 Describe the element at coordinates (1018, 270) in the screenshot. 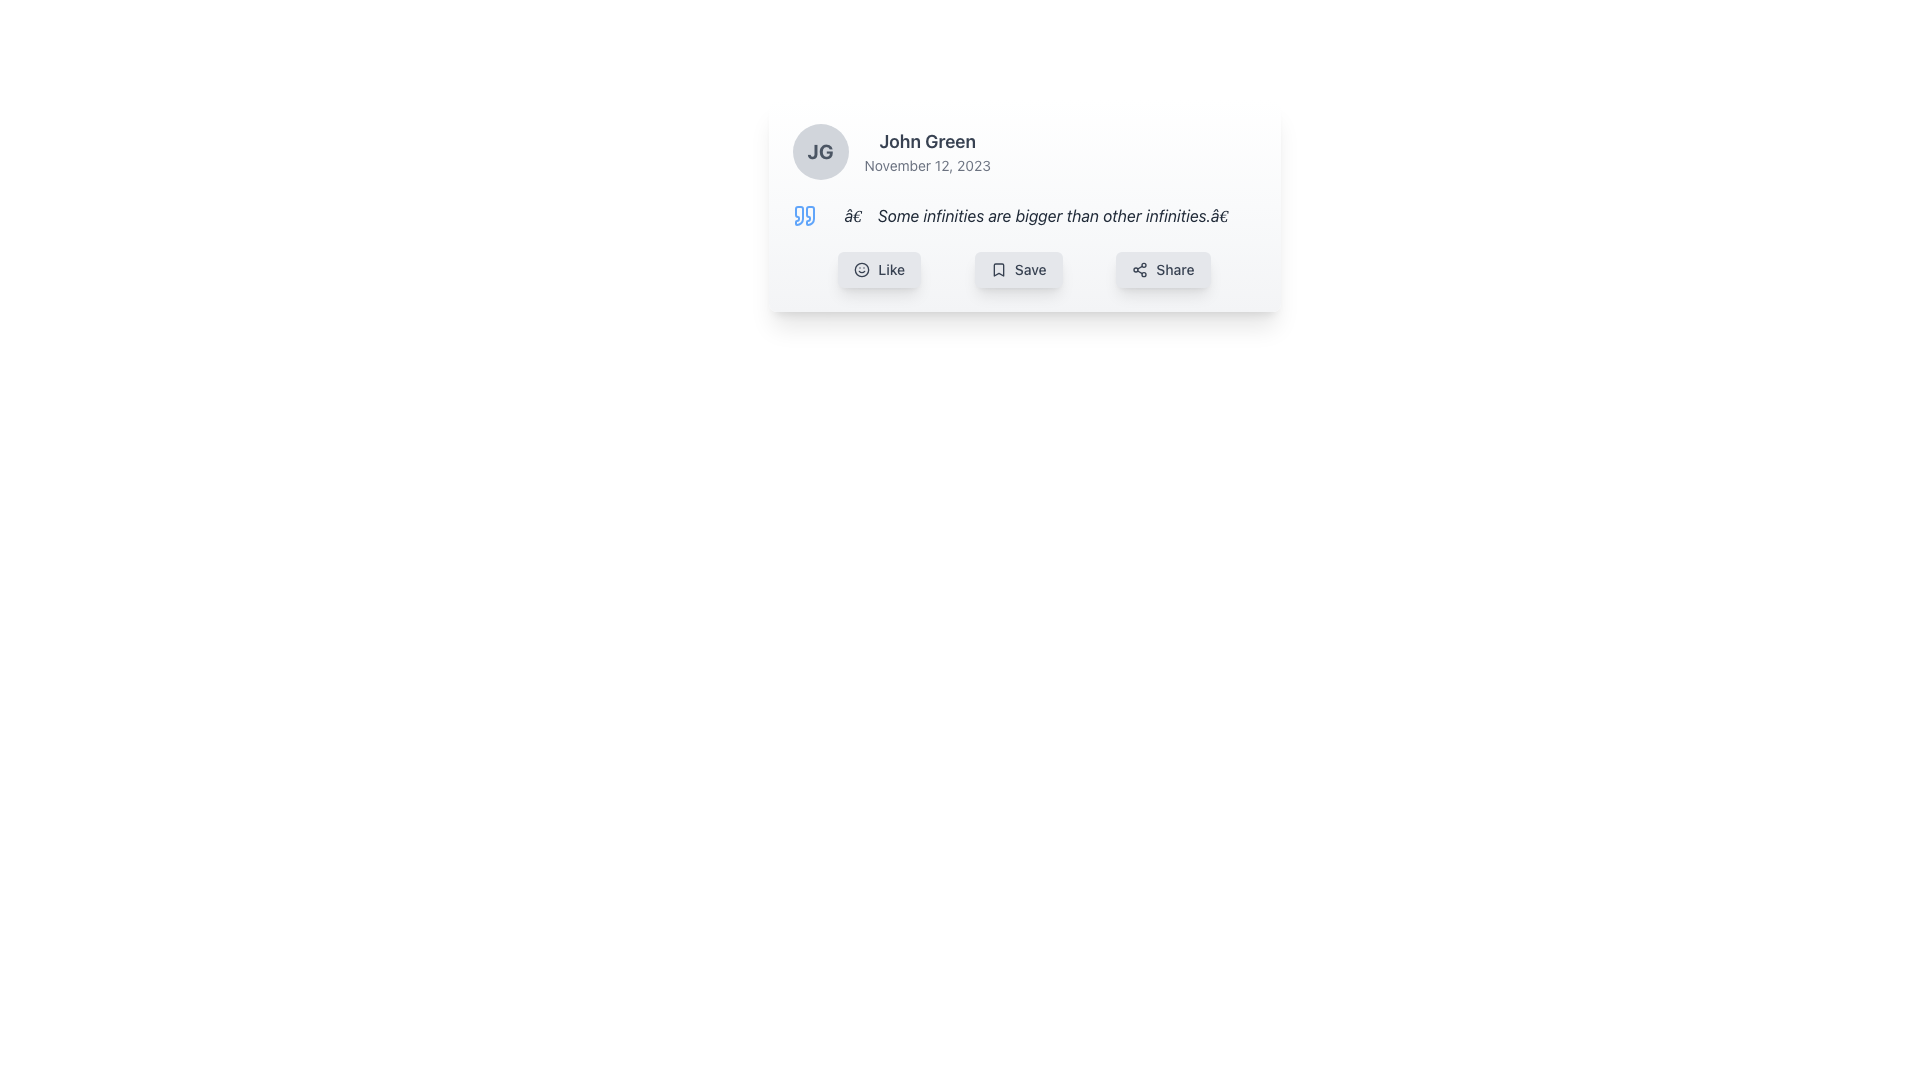

I see `the 'Save' button with a bookmark icon, which is centrally positioned below a text quote` at that location.